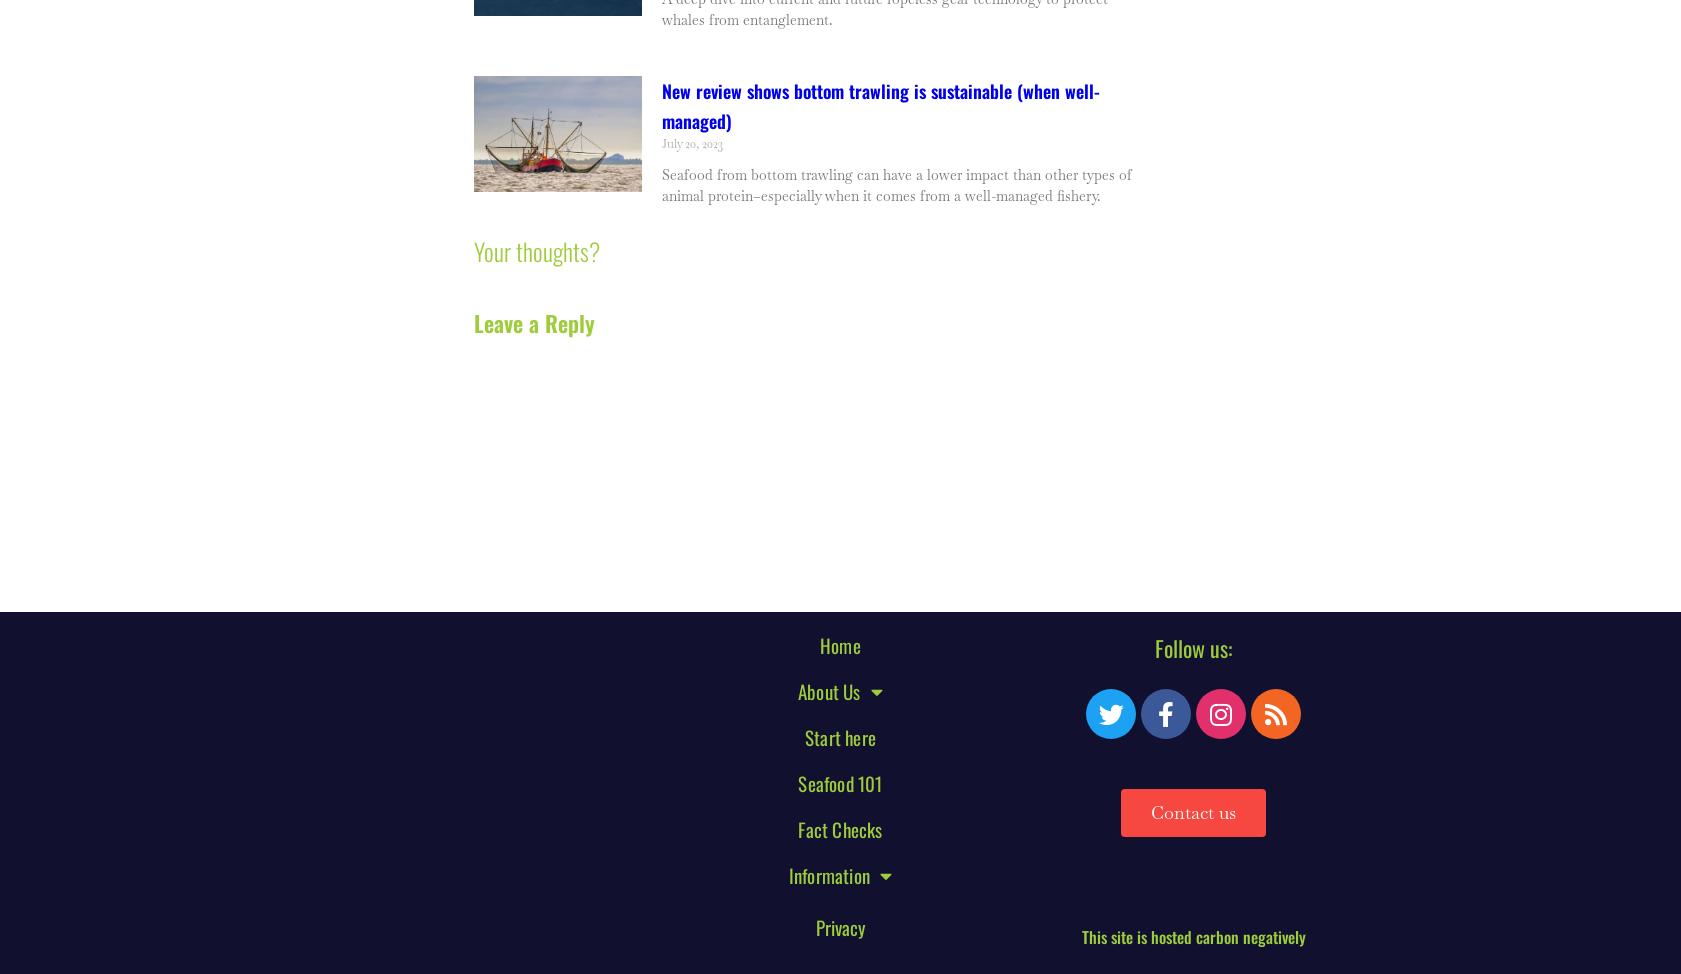 The height and width of the screenshot is (974, 1681). I want to click on 'Start here', so click(838, 736).